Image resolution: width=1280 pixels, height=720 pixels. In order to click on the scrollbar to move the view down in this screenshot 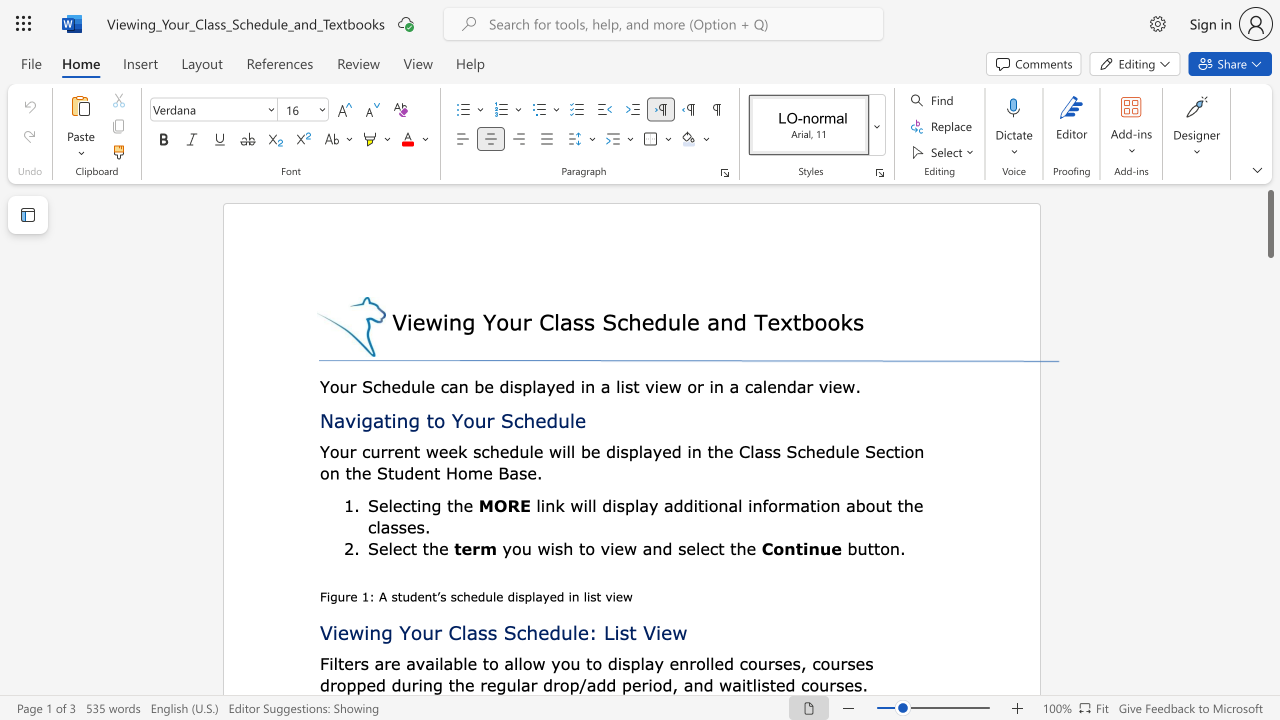, I will do `click(1269, 300)`.